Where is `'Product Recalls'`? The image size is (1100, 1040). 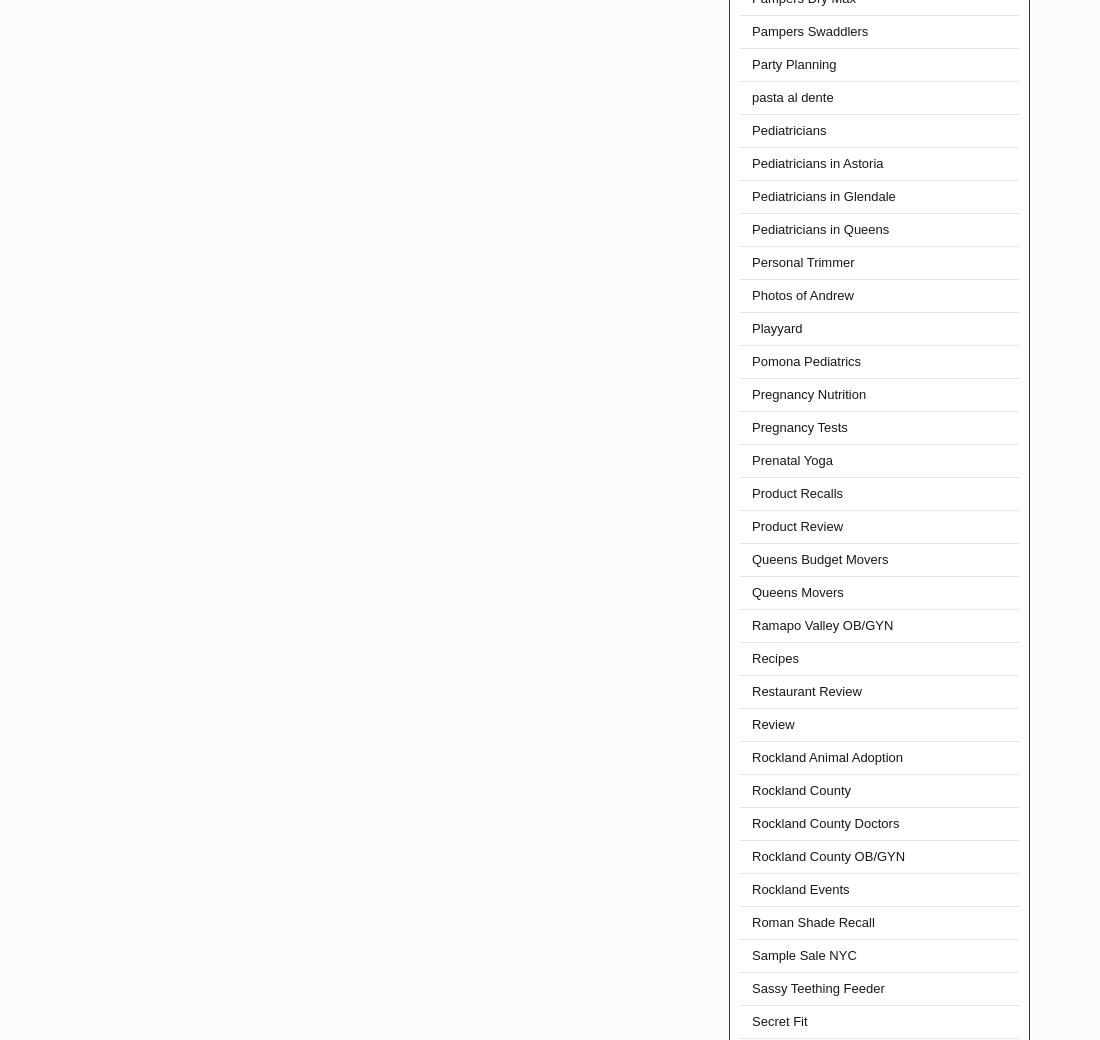
'Product Recalls' is located at coordinates (797, 493).